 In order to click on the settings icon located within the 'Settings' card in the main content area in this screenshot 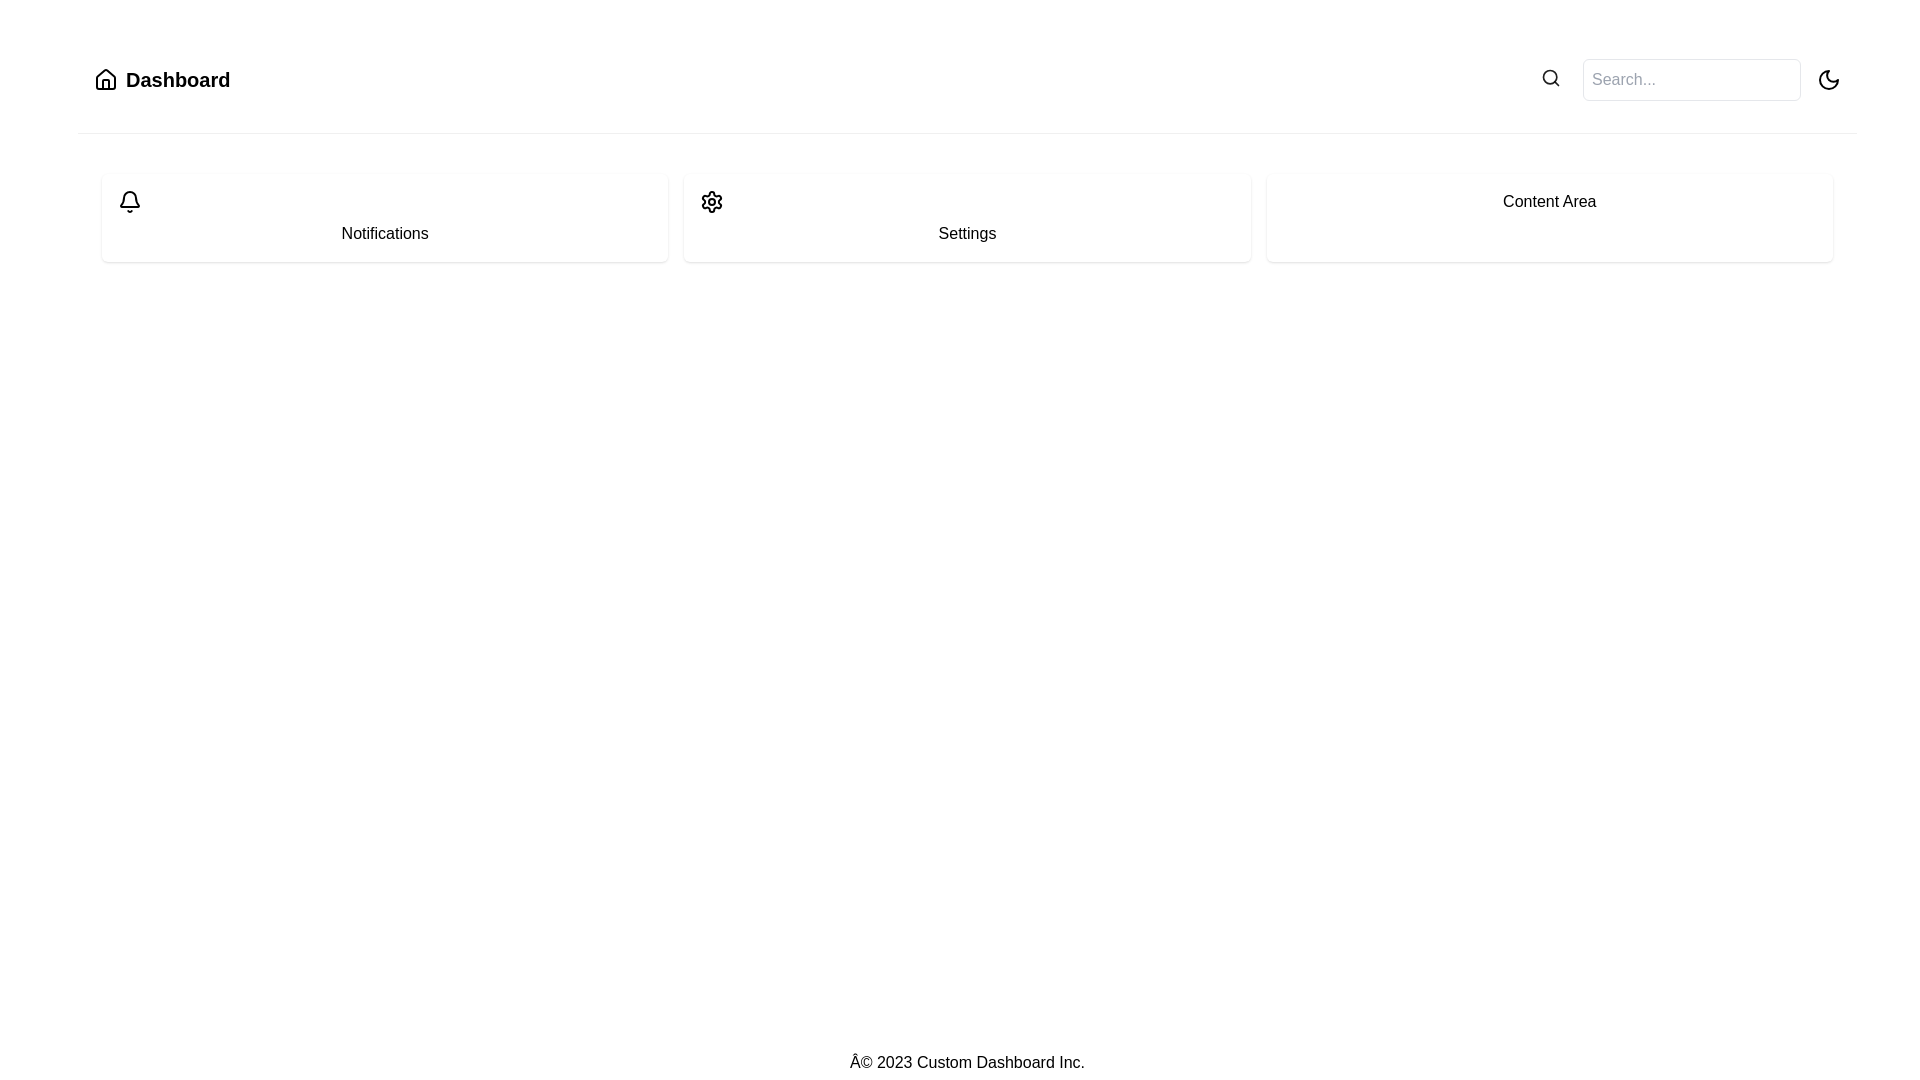, I will do `click(712, 201)`.